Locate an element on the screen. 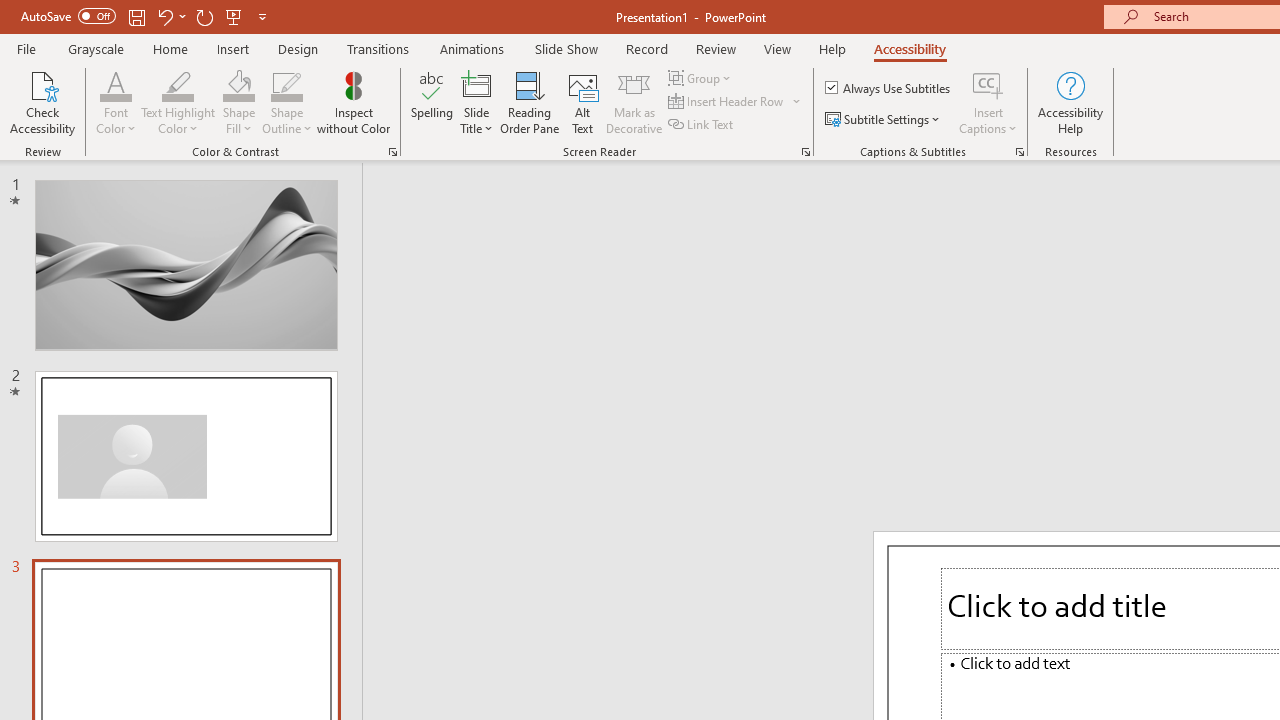 This screenshot has height=720, width=1280. 'Subtitle Settings' is located at coordinates (883, 119).